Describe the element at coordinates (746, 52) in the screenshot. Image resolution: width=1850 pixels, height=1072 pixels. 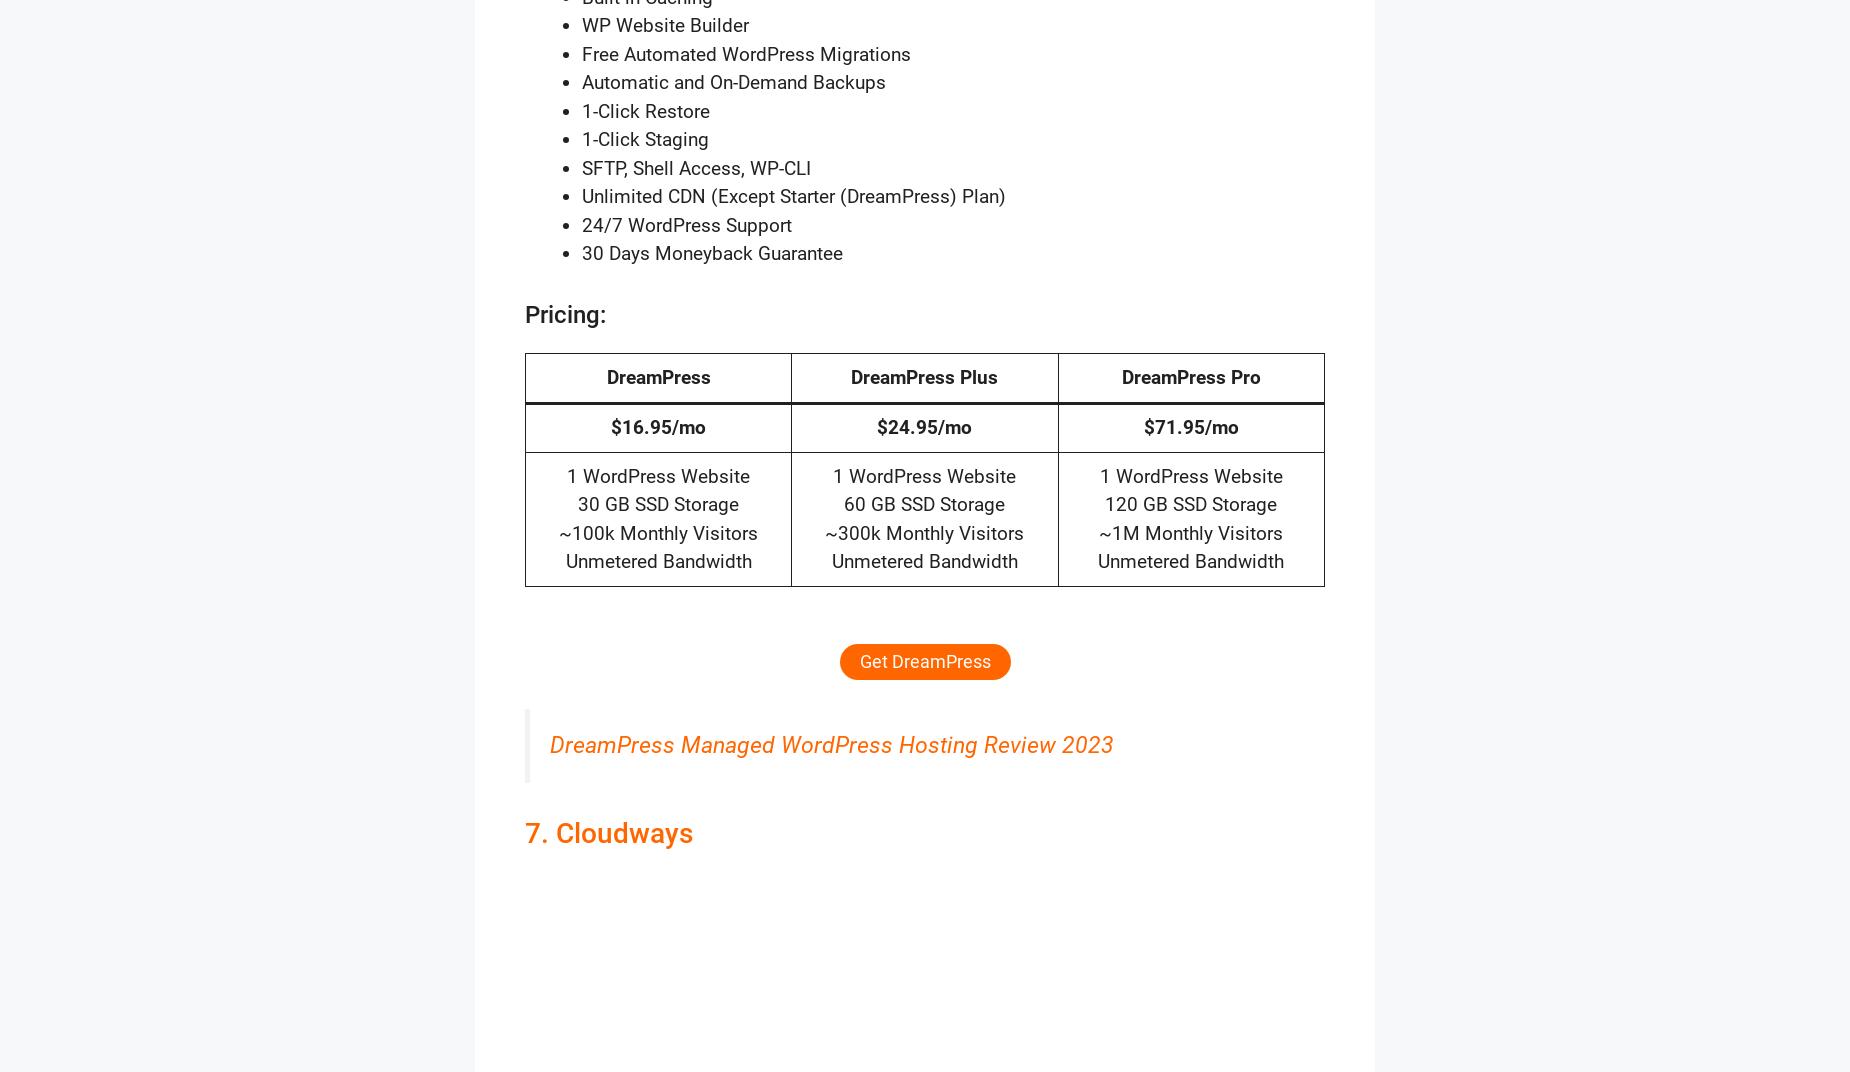
I see `'Free Automated WordPress Migrations'` at that location.